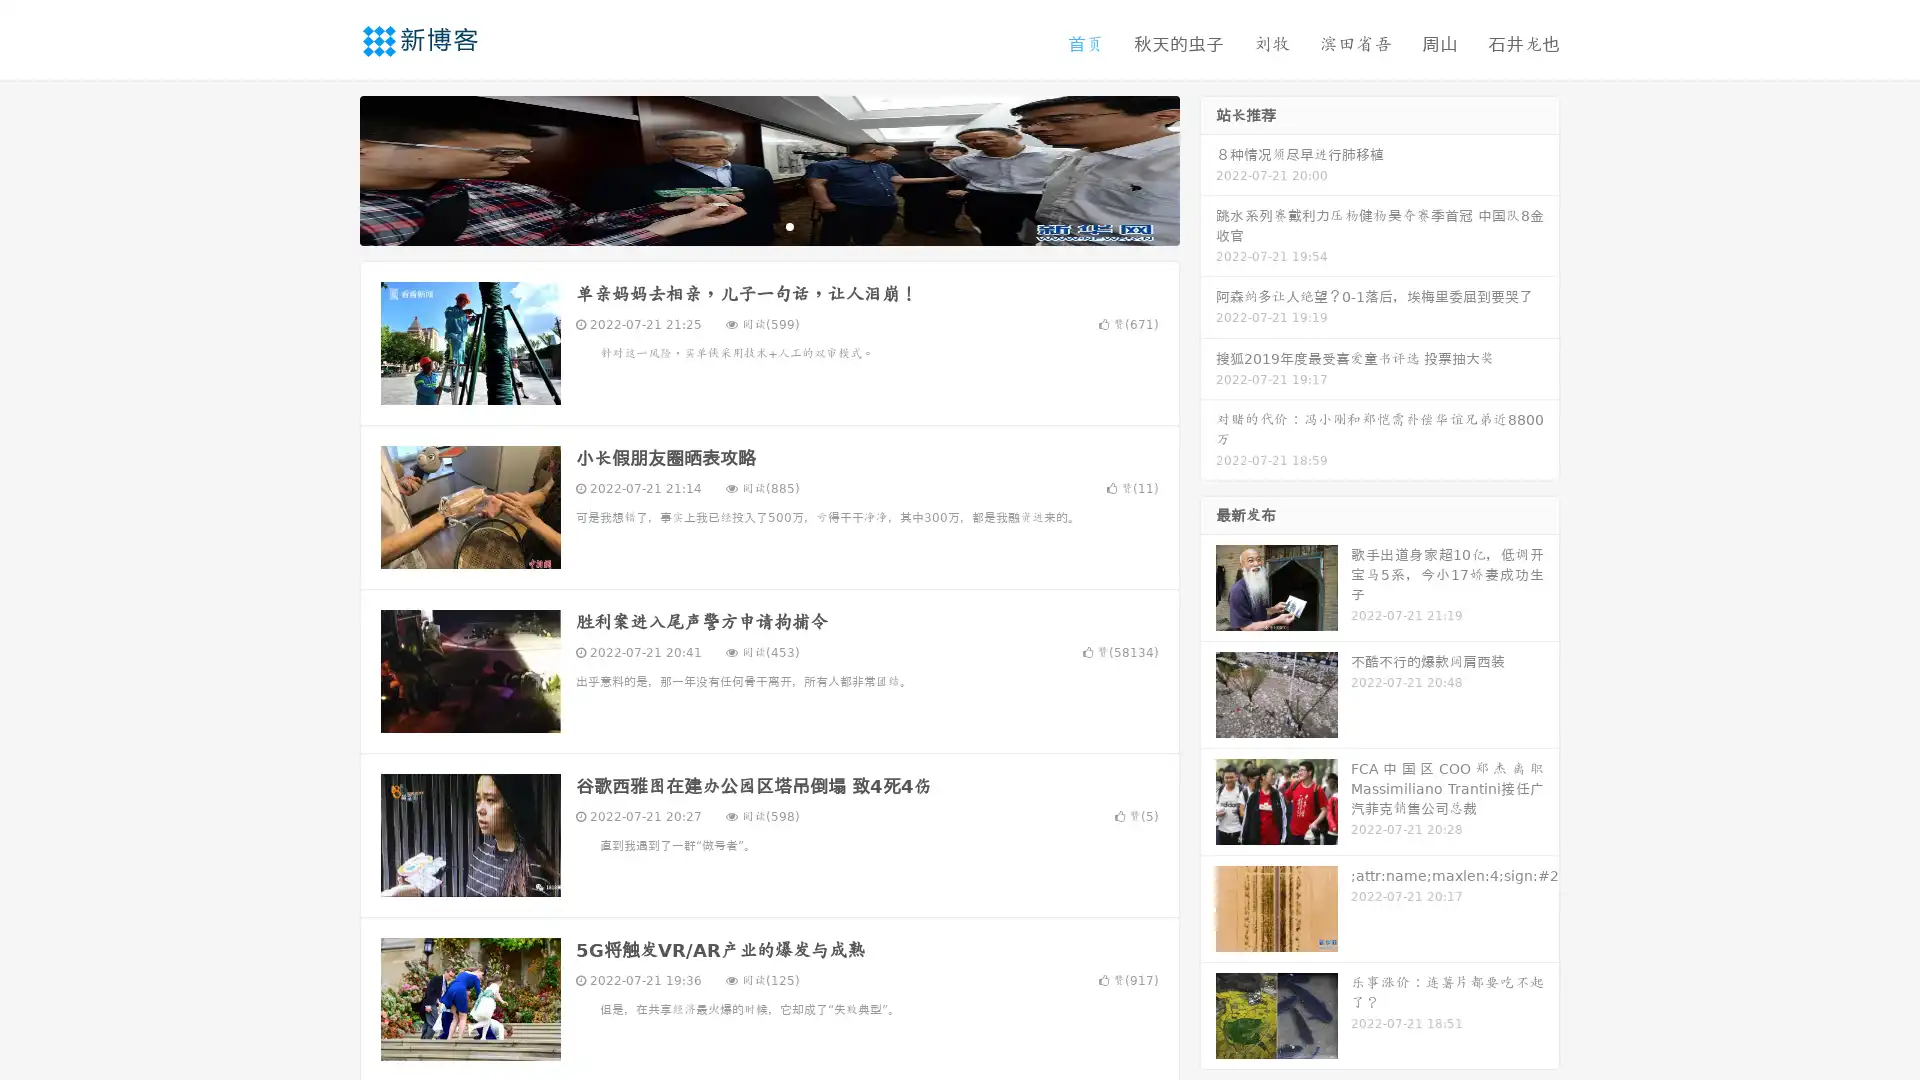 The width and height of the screenshot is (1920, 1080). Describe the element at coordinates (330, 168) in the screenshot. I see `Previous slide` at that location.